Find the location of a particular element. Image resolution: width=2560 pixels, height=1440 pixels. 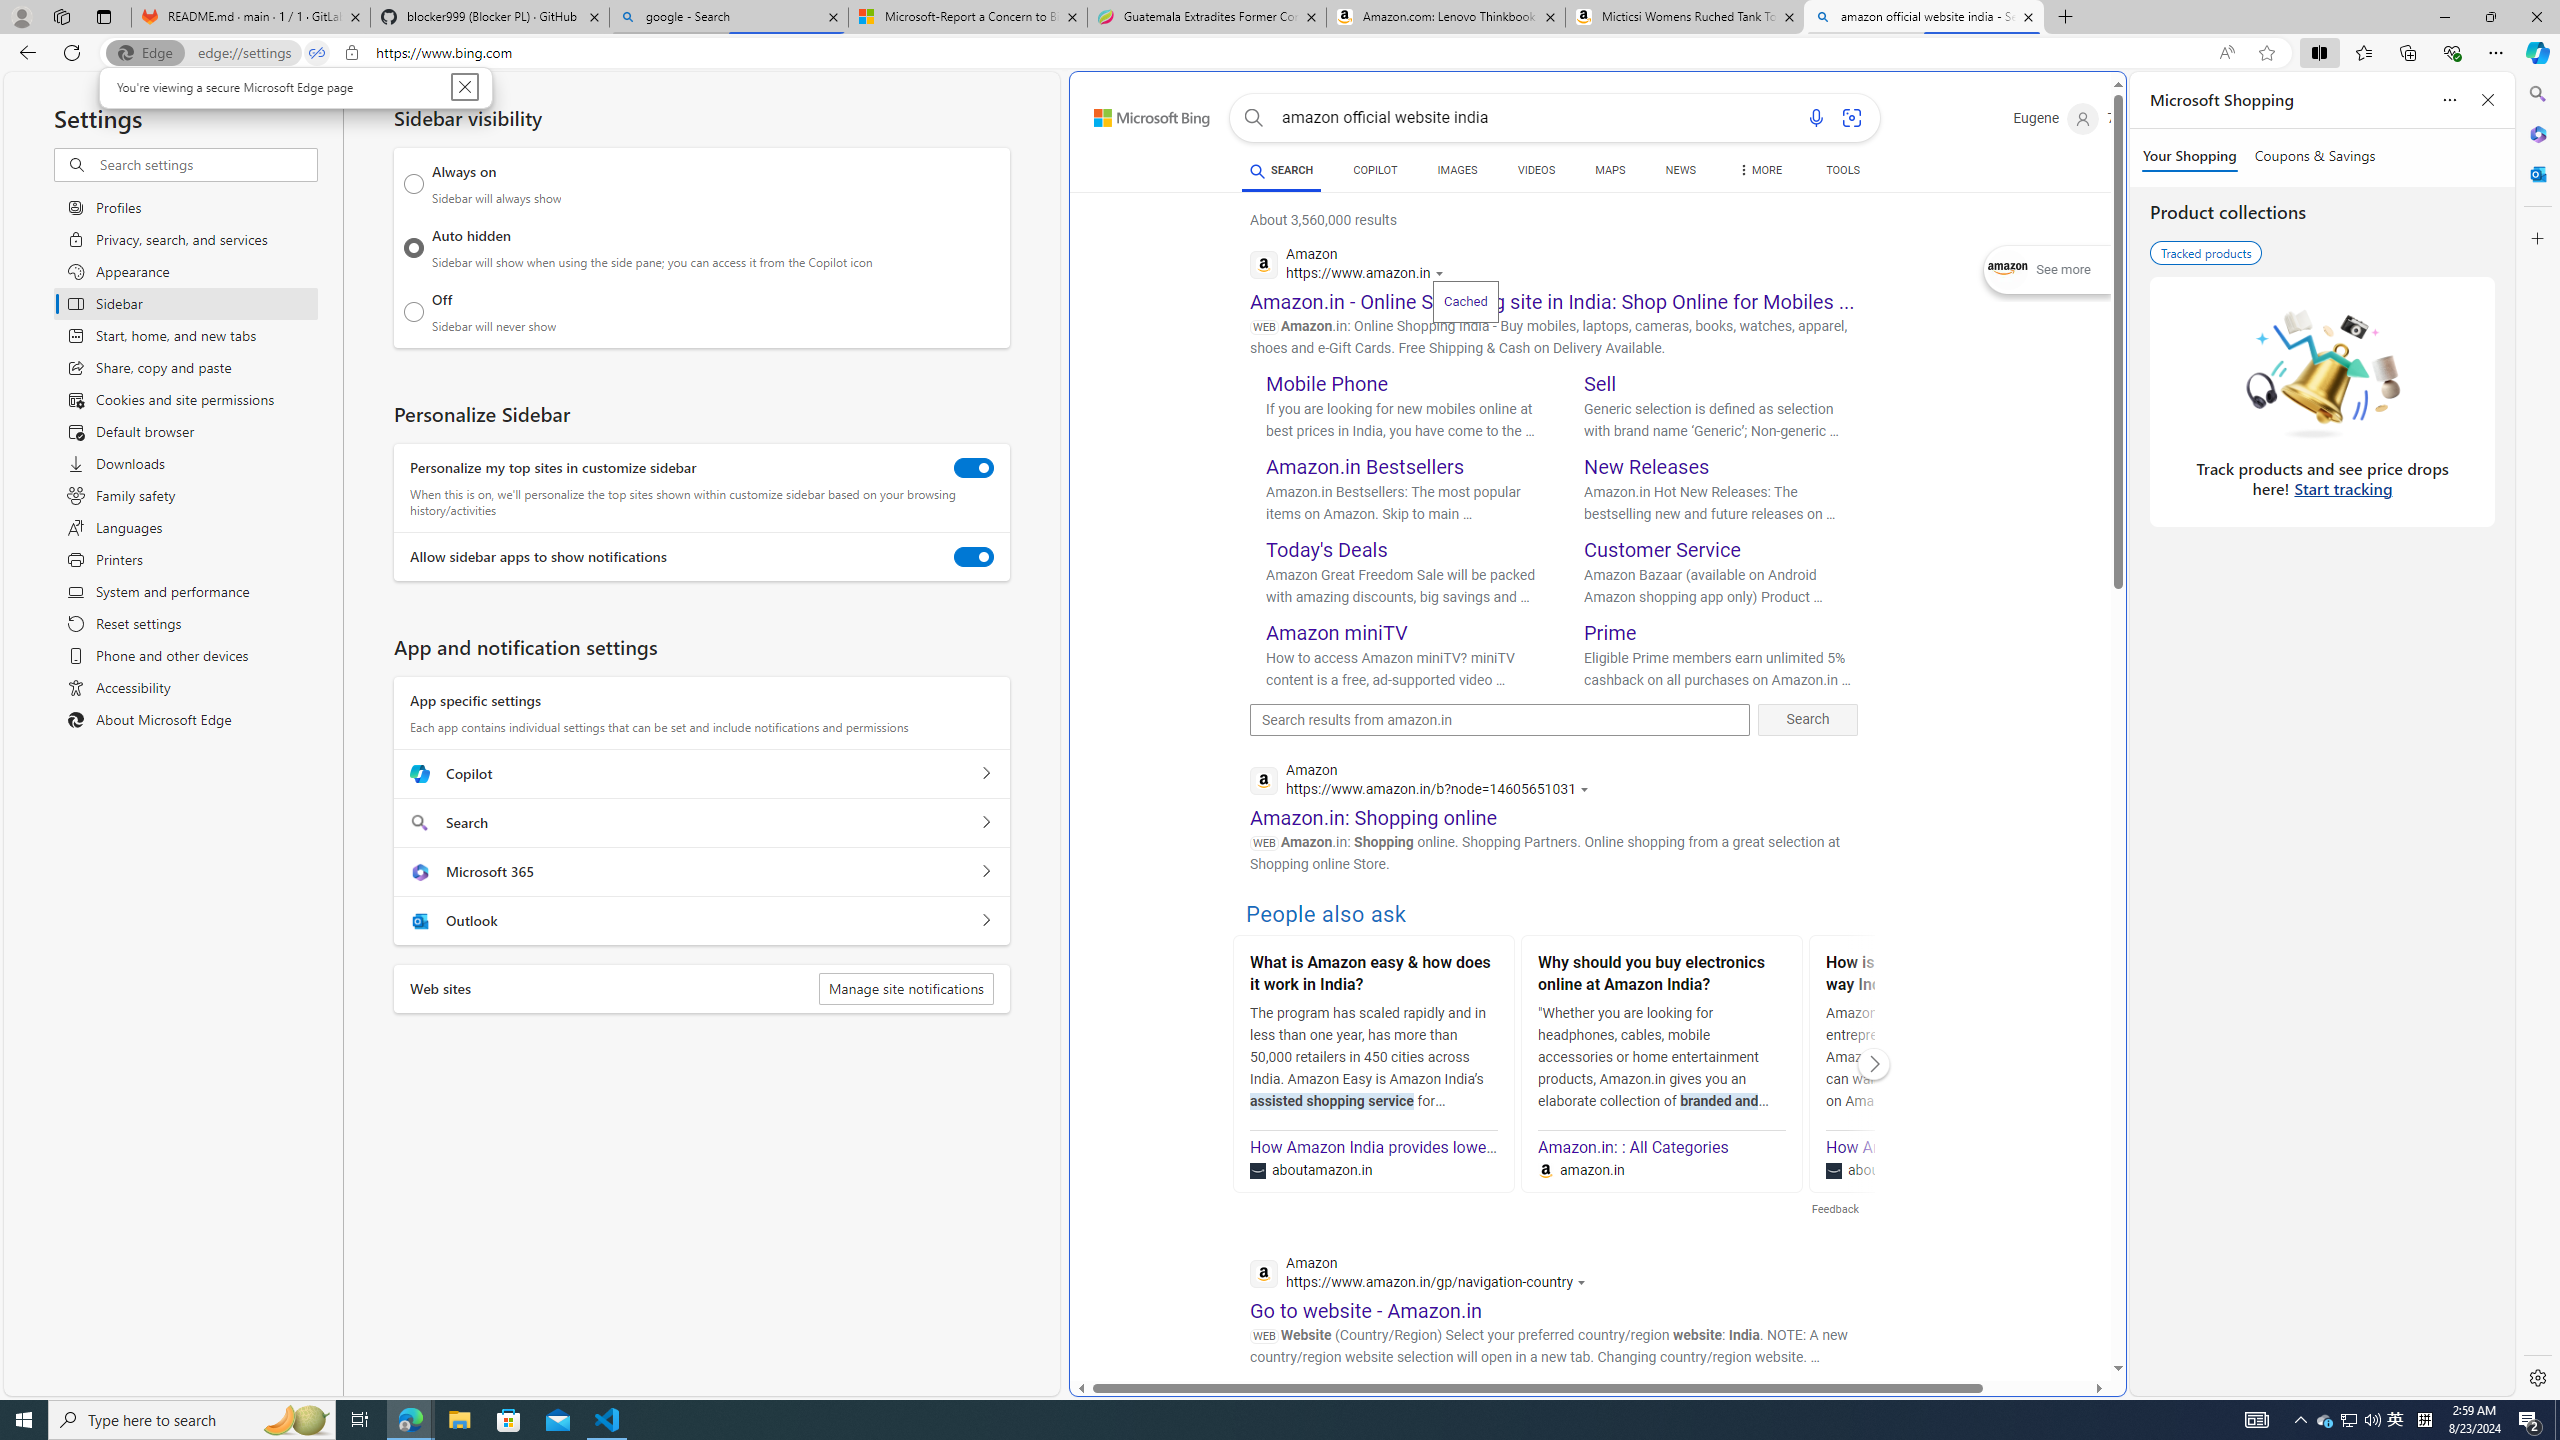

'amazon official website india - Search' is located at coordinates (1924, 16).